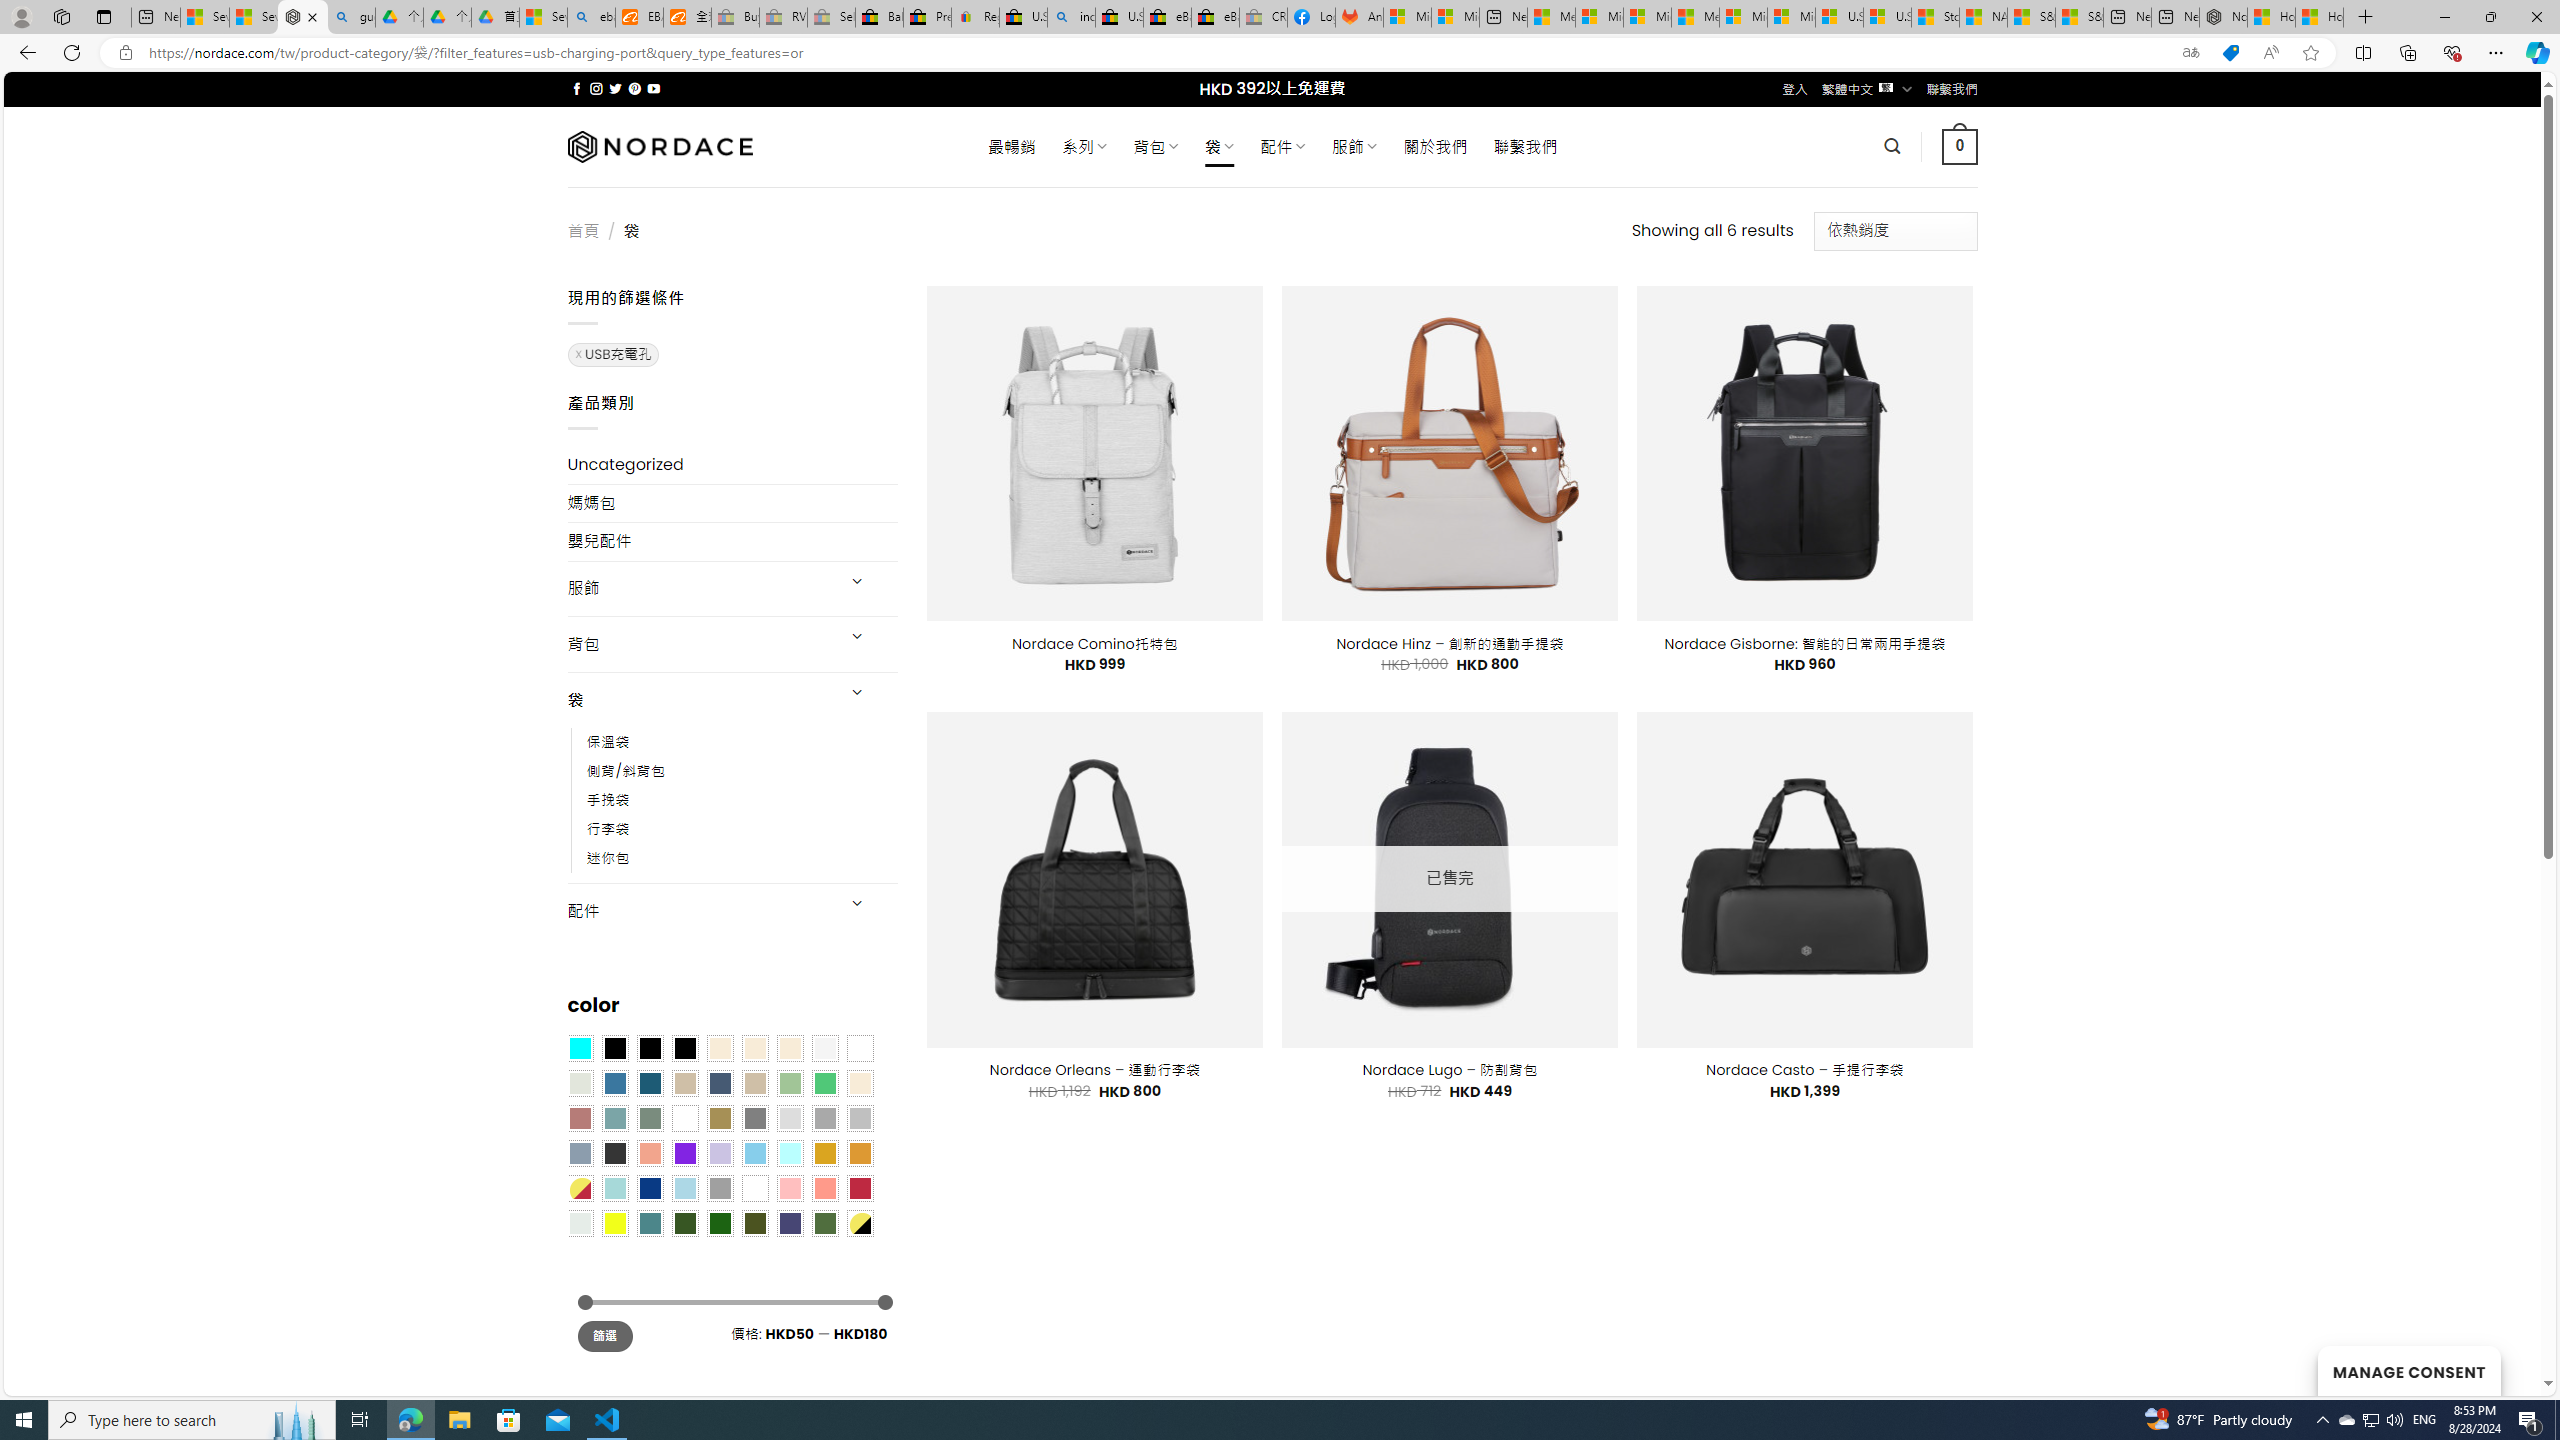 This screenshot has width=2560, height=1440. I want to click on 'guge yunpan - Search', so click(351, 16).